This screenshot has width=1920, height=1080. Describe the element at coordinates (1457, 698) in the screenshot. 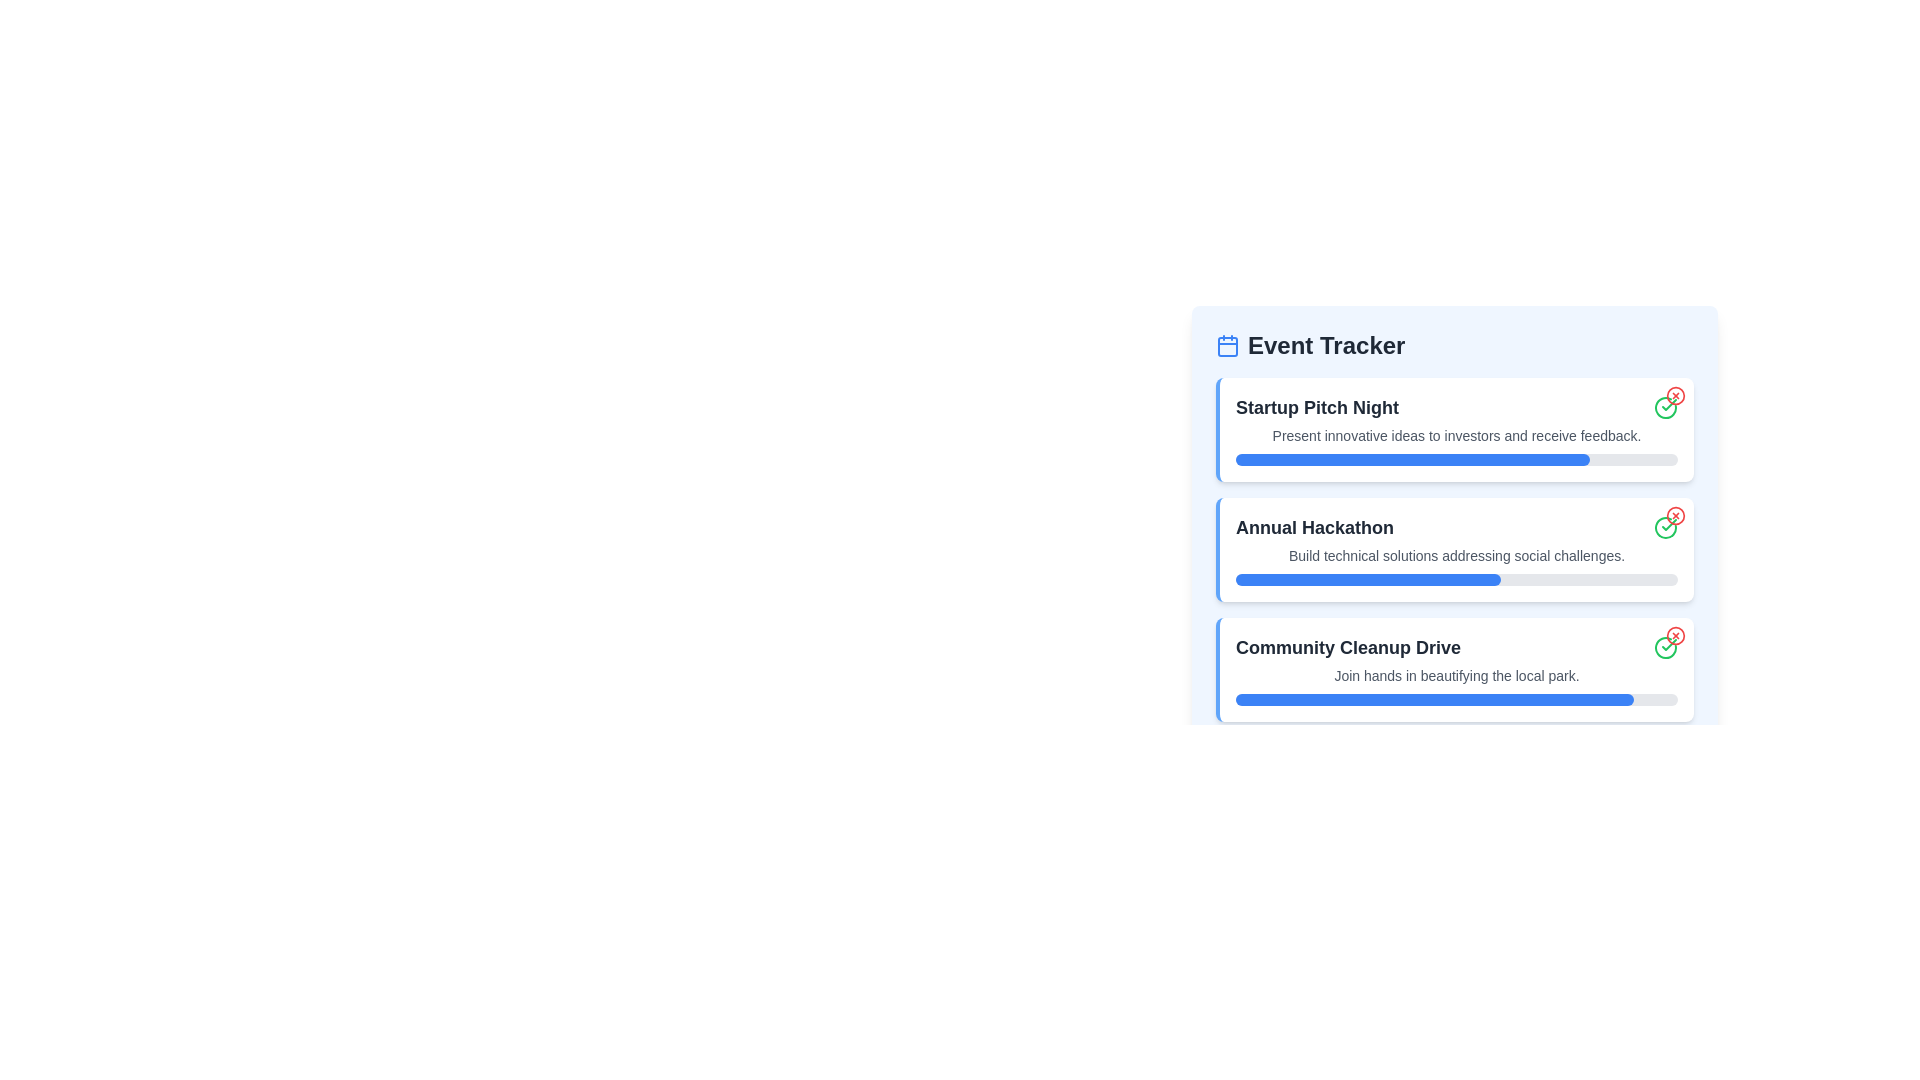

I see `the Progress Bar indicating 90% completion of the Community Cleanup Drive event, located at the bottom of the card in the Event Tracker list` at that location.